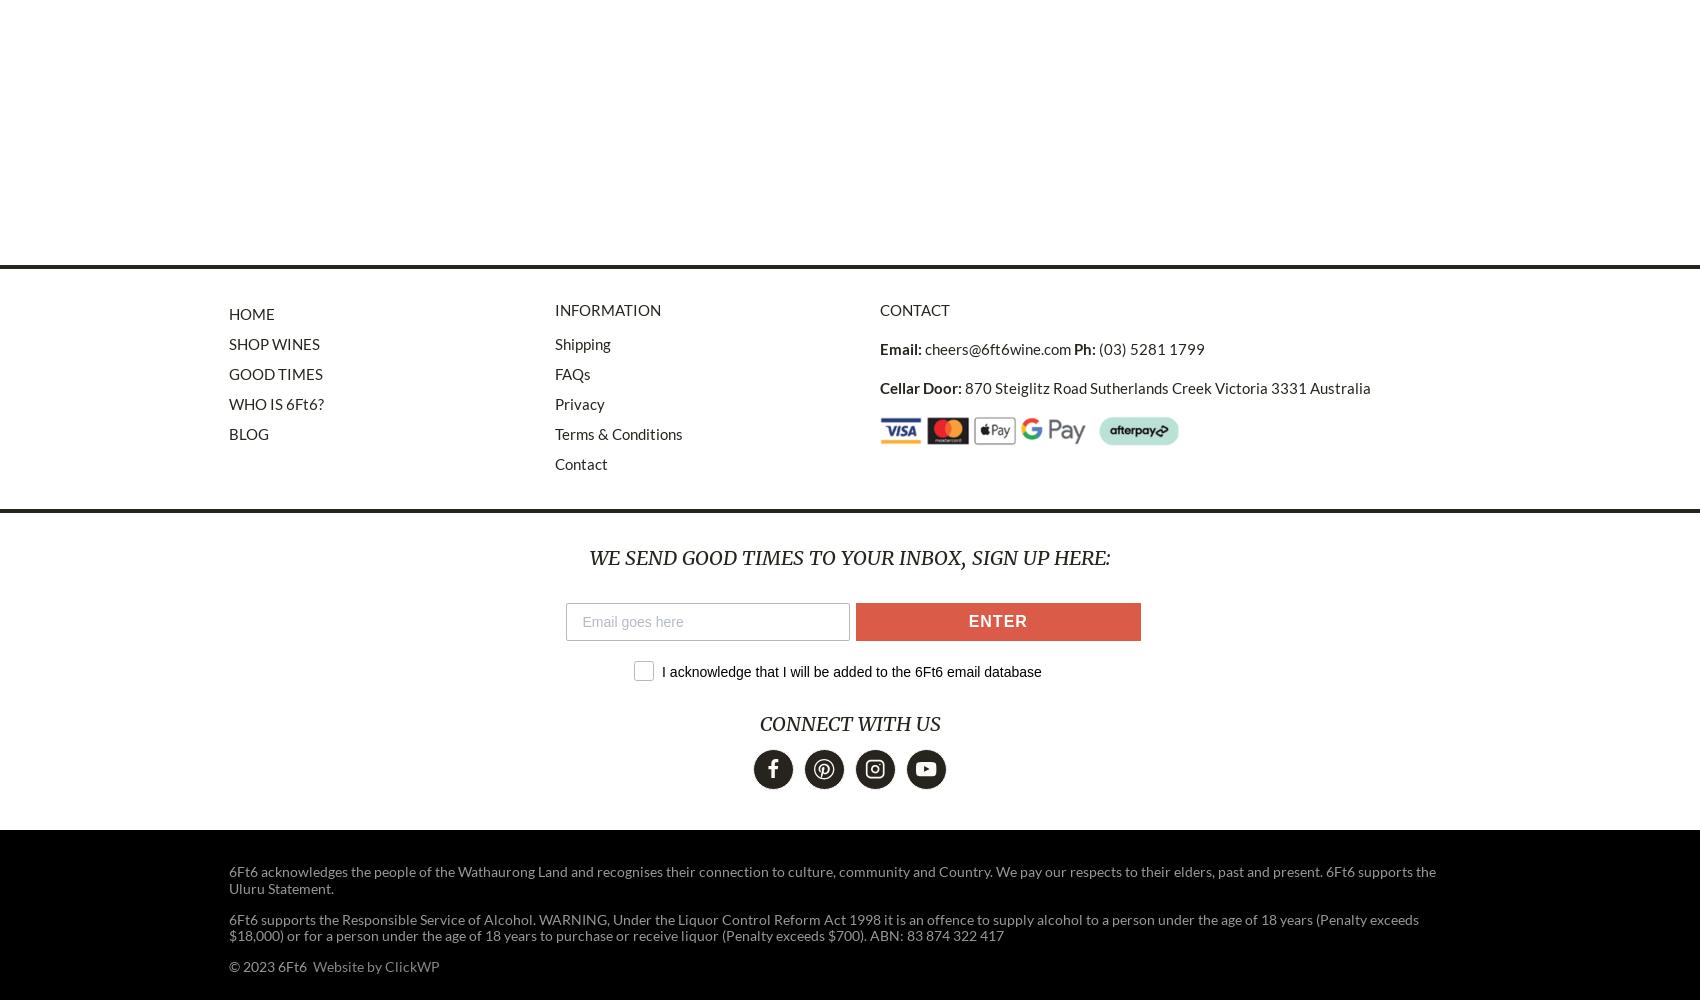 This screenshot has width=1700, height=1000. What do you see at coordinates (996, 620) in the screenshot?
I see `'ENTER'` at bounding box center [996, 620].